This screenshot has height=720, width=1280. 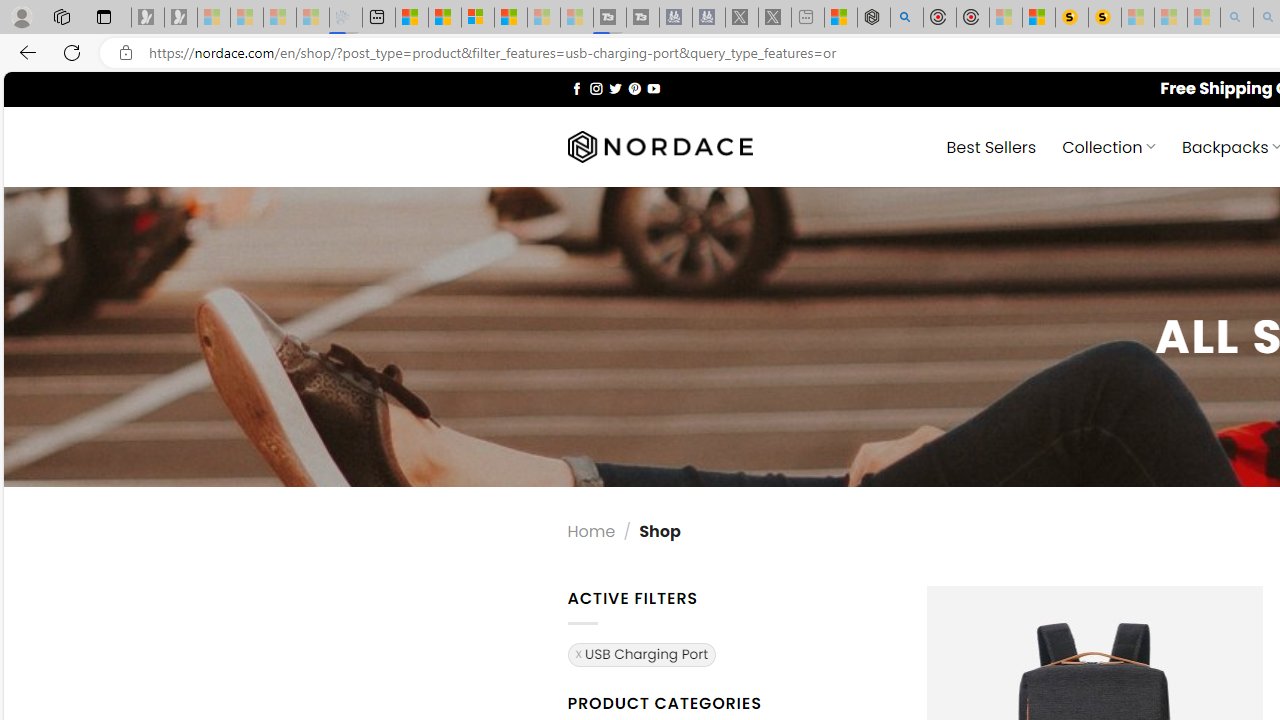 What do you see at coordinates (125, 52) in the screenshot?
I see `'View site information'` at bounding box center [125, 52].